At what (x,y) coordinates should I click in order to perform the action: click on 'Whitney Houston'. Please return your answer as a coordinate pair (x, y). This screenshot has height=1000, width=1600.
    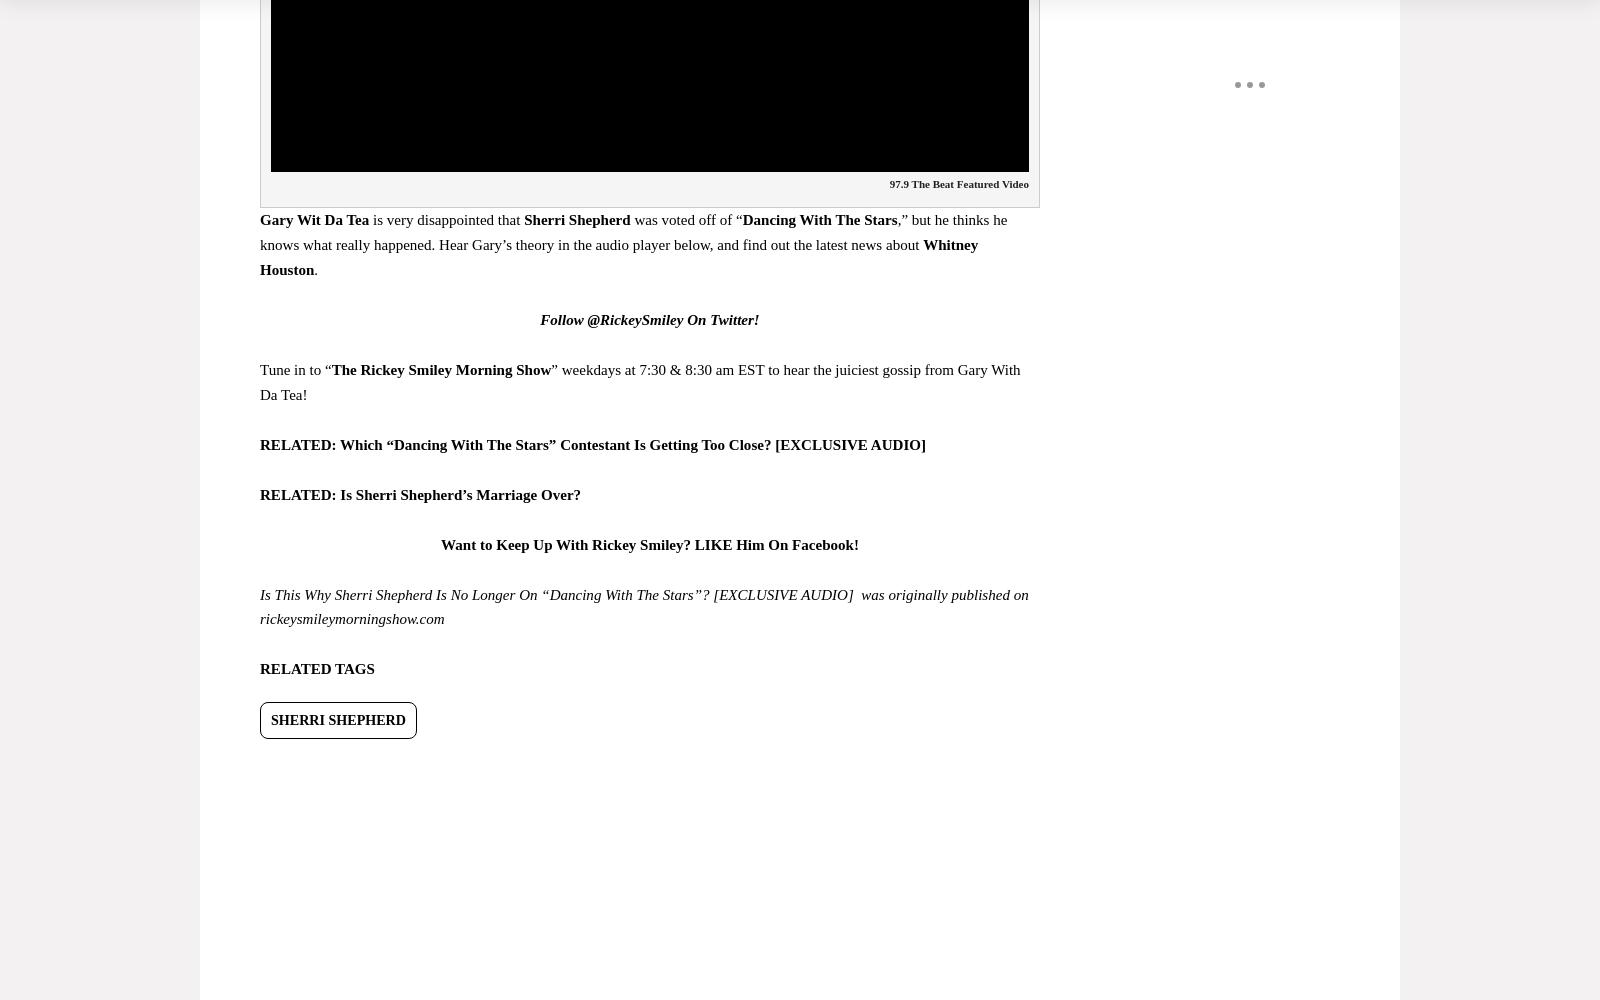
    Looking at the image, I should click on (619, 257).